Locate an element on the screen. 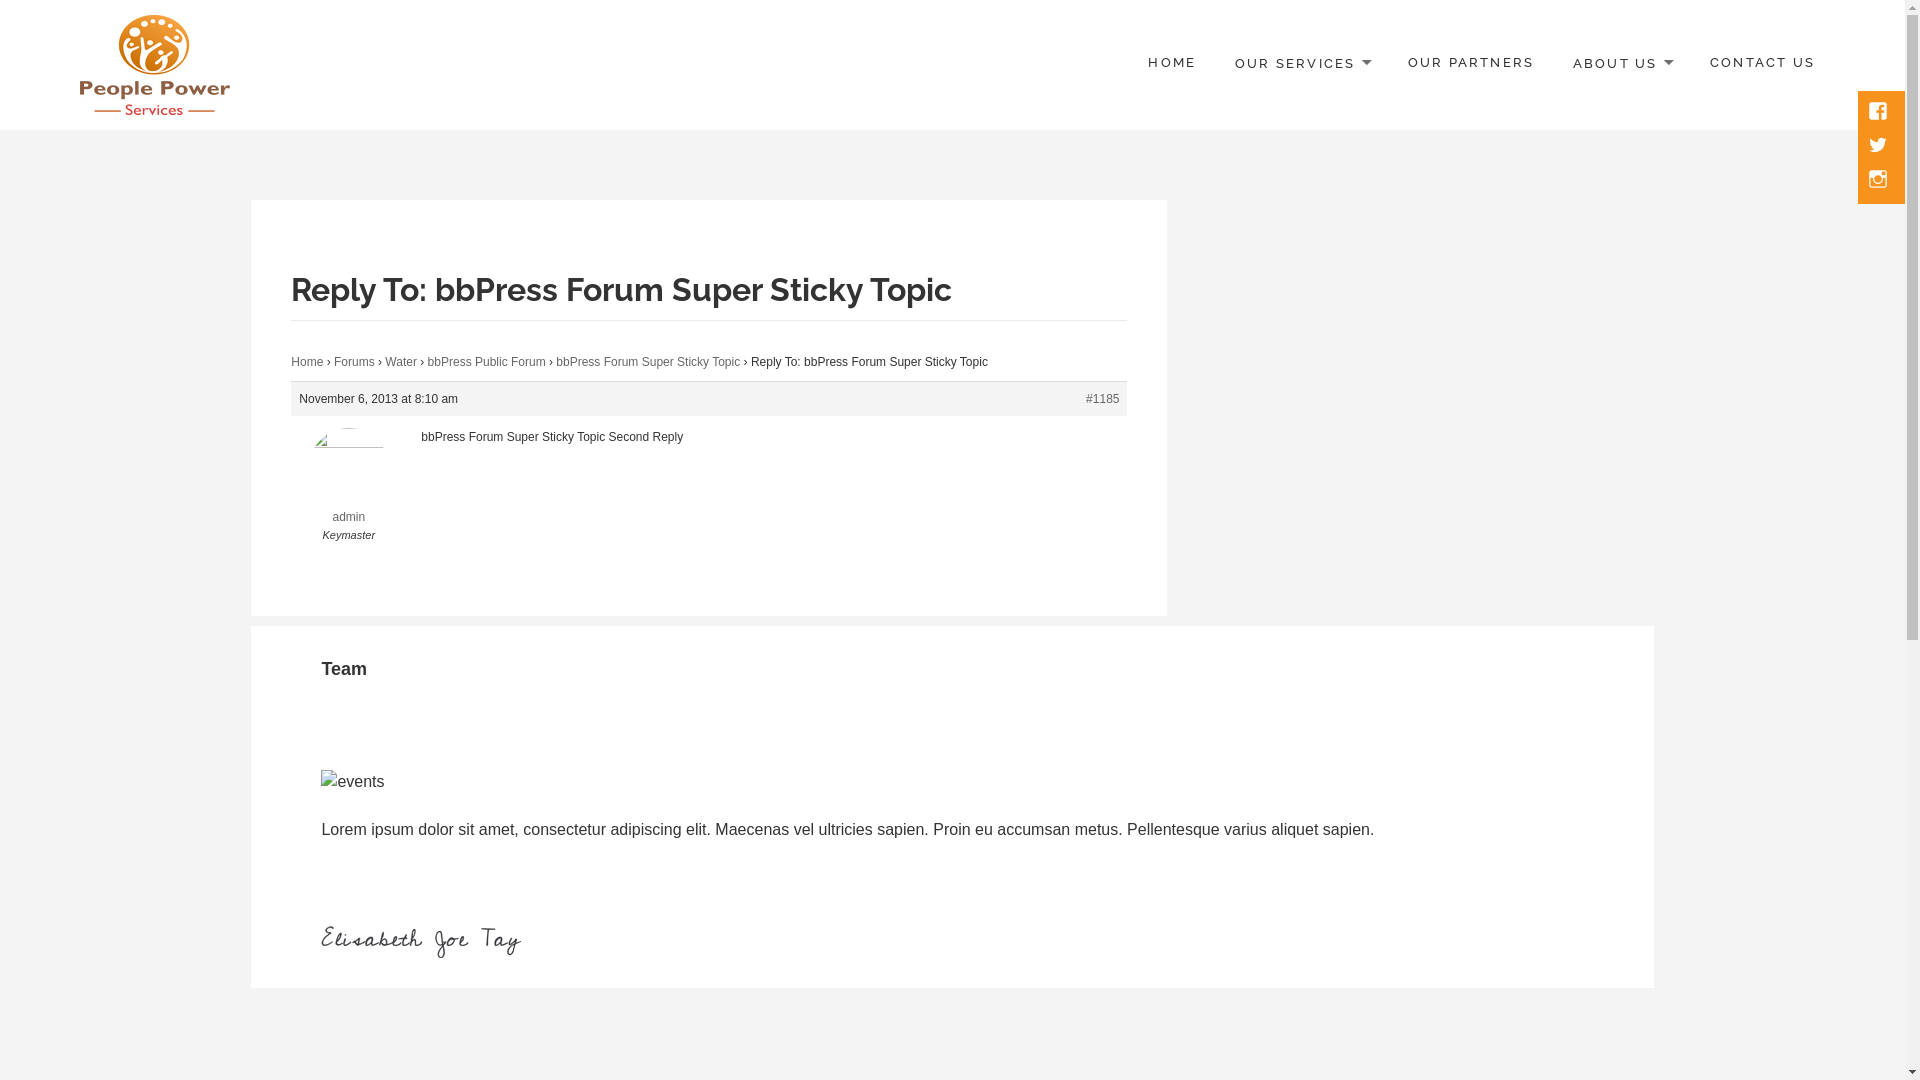  'Forums' is located at coordinates (354, 362).